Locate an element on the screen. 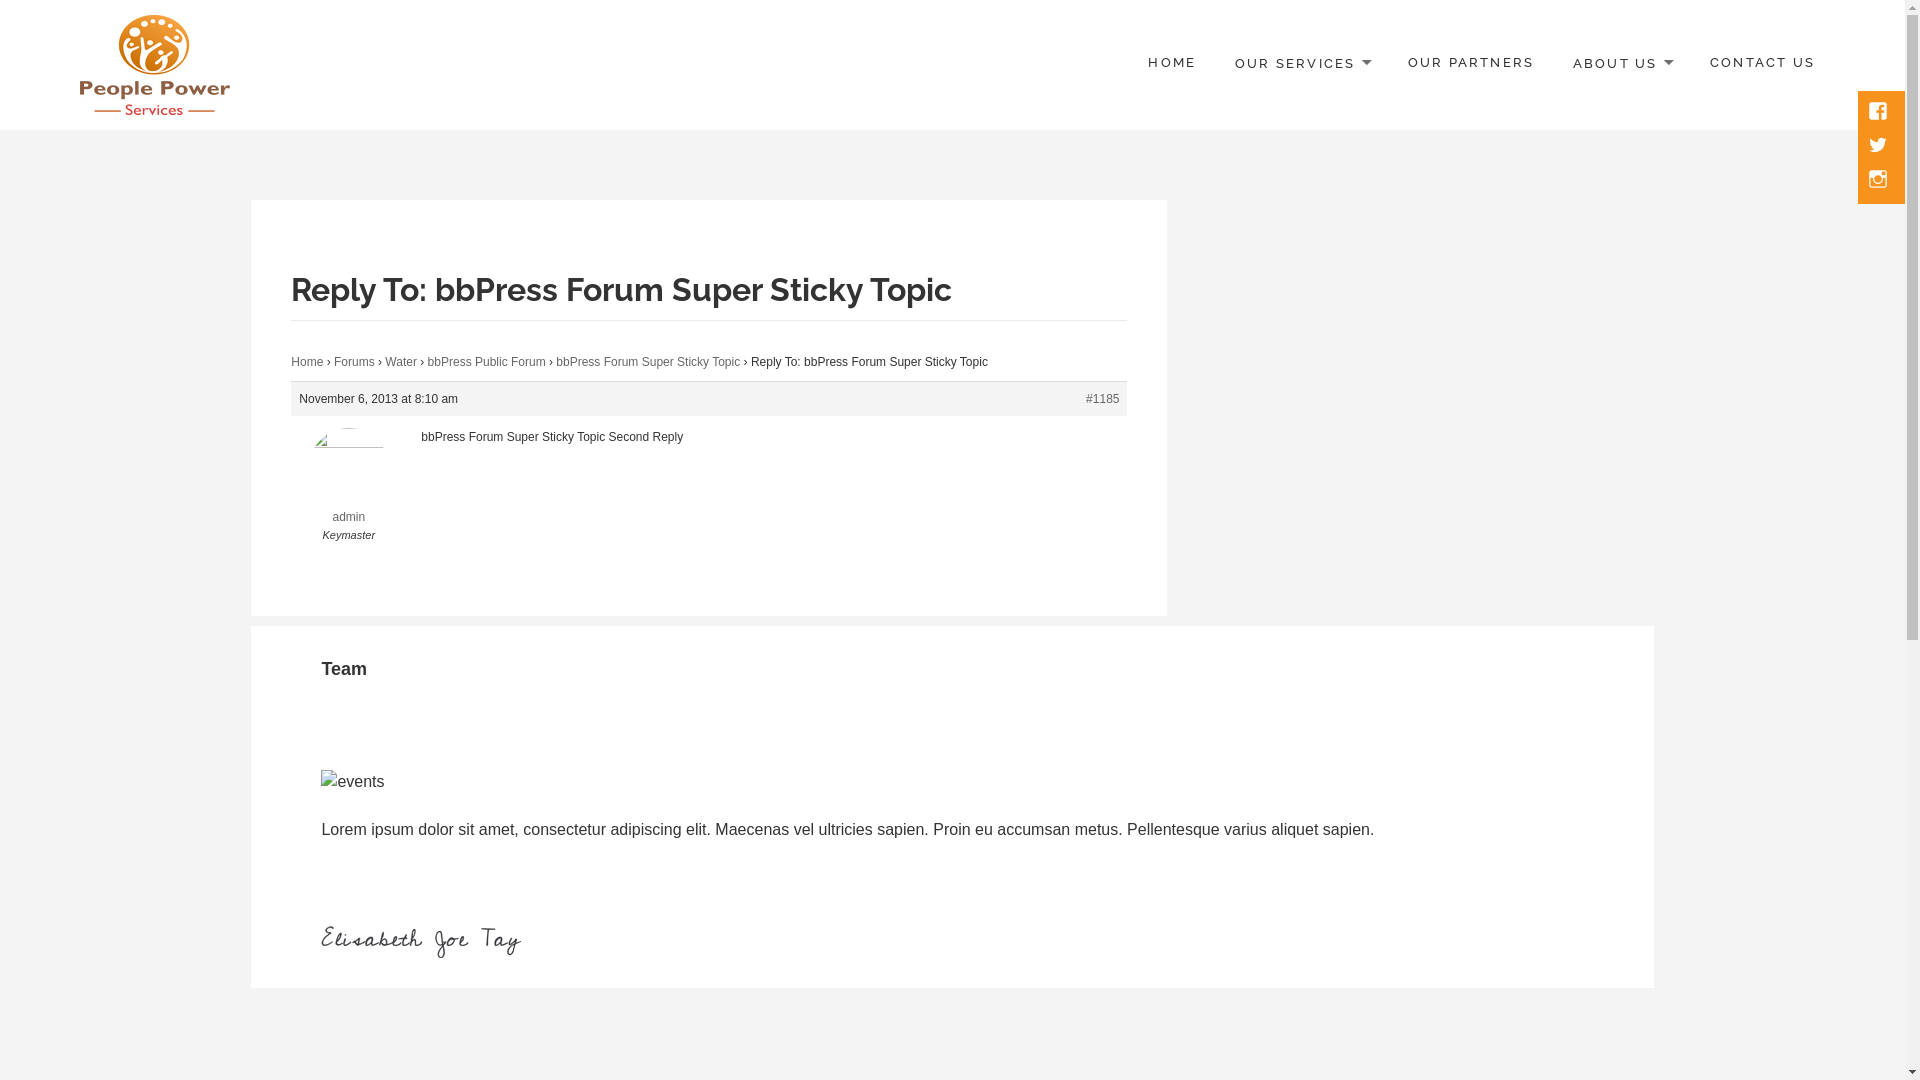  'Forums' is located at coordinates (354, 362).